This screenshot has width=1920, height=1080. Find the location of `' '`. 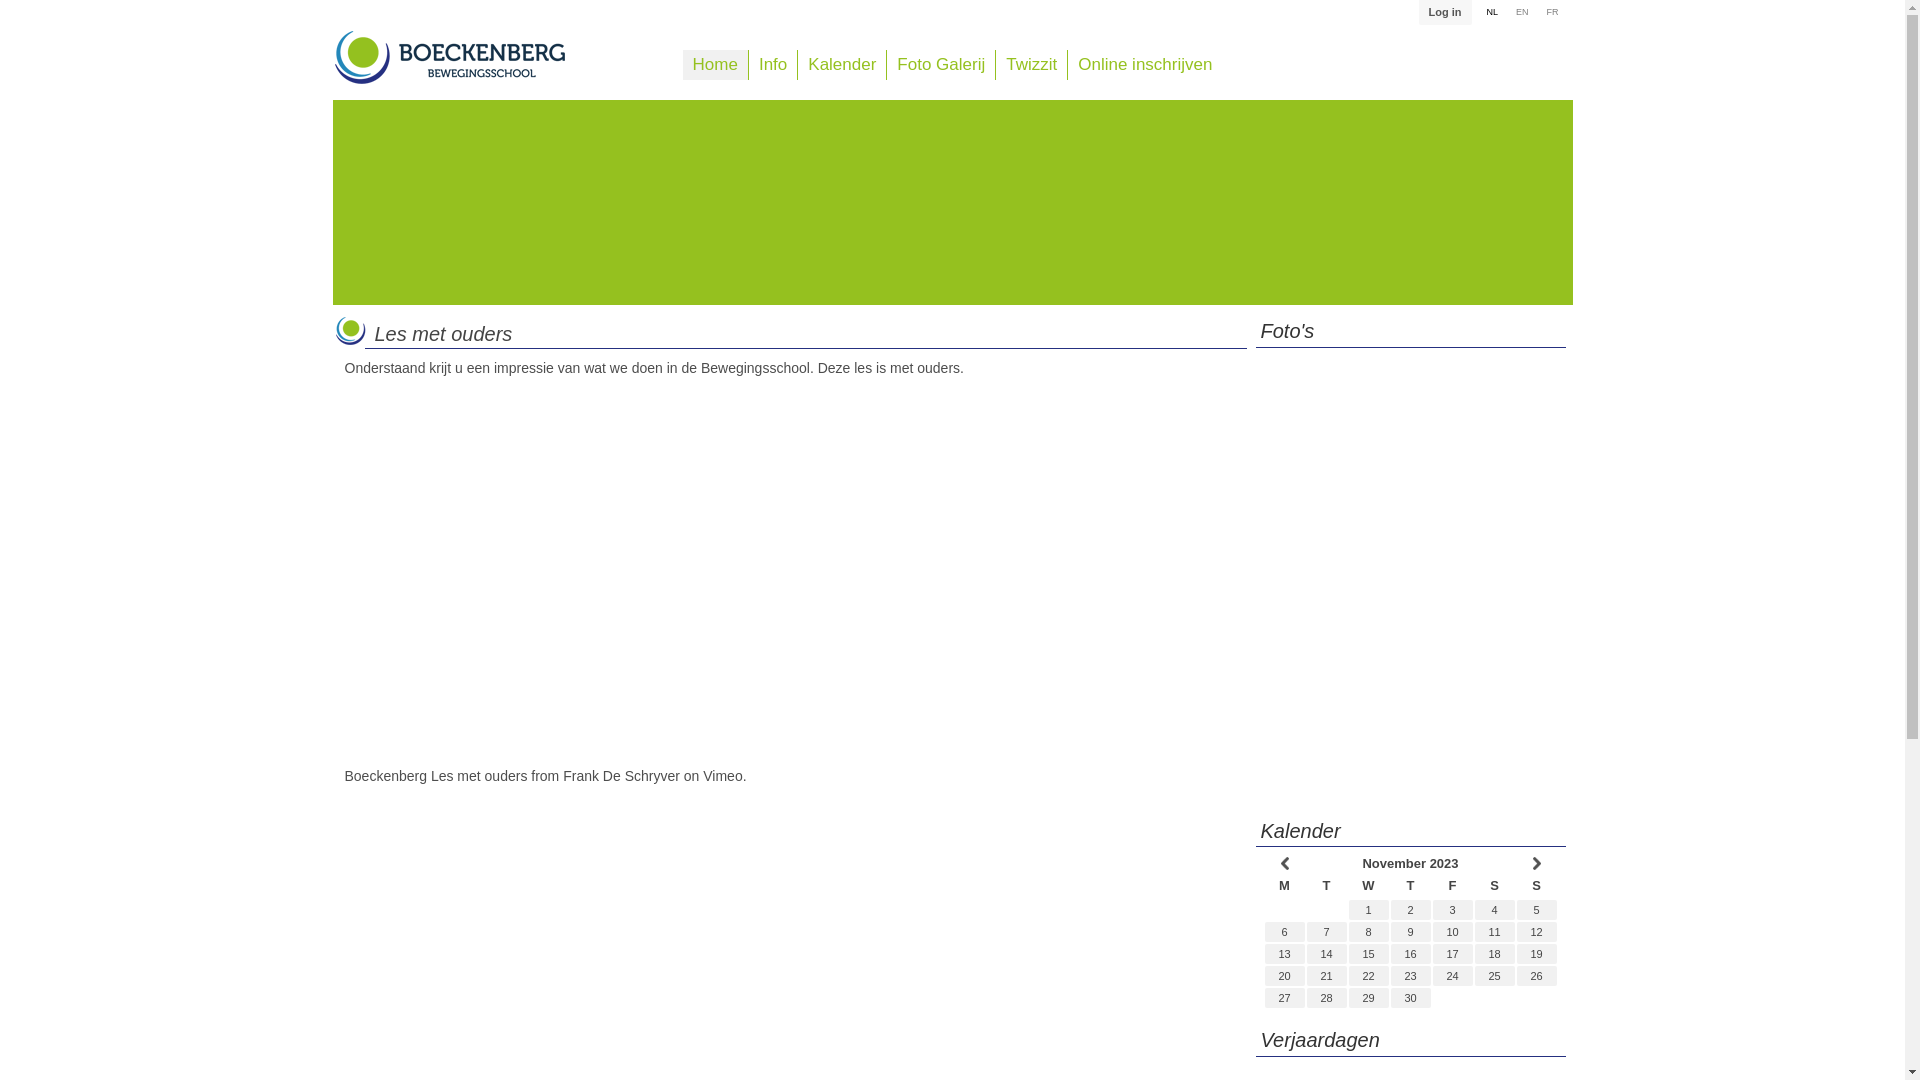

' ' is located at coordinates (1283, 862).